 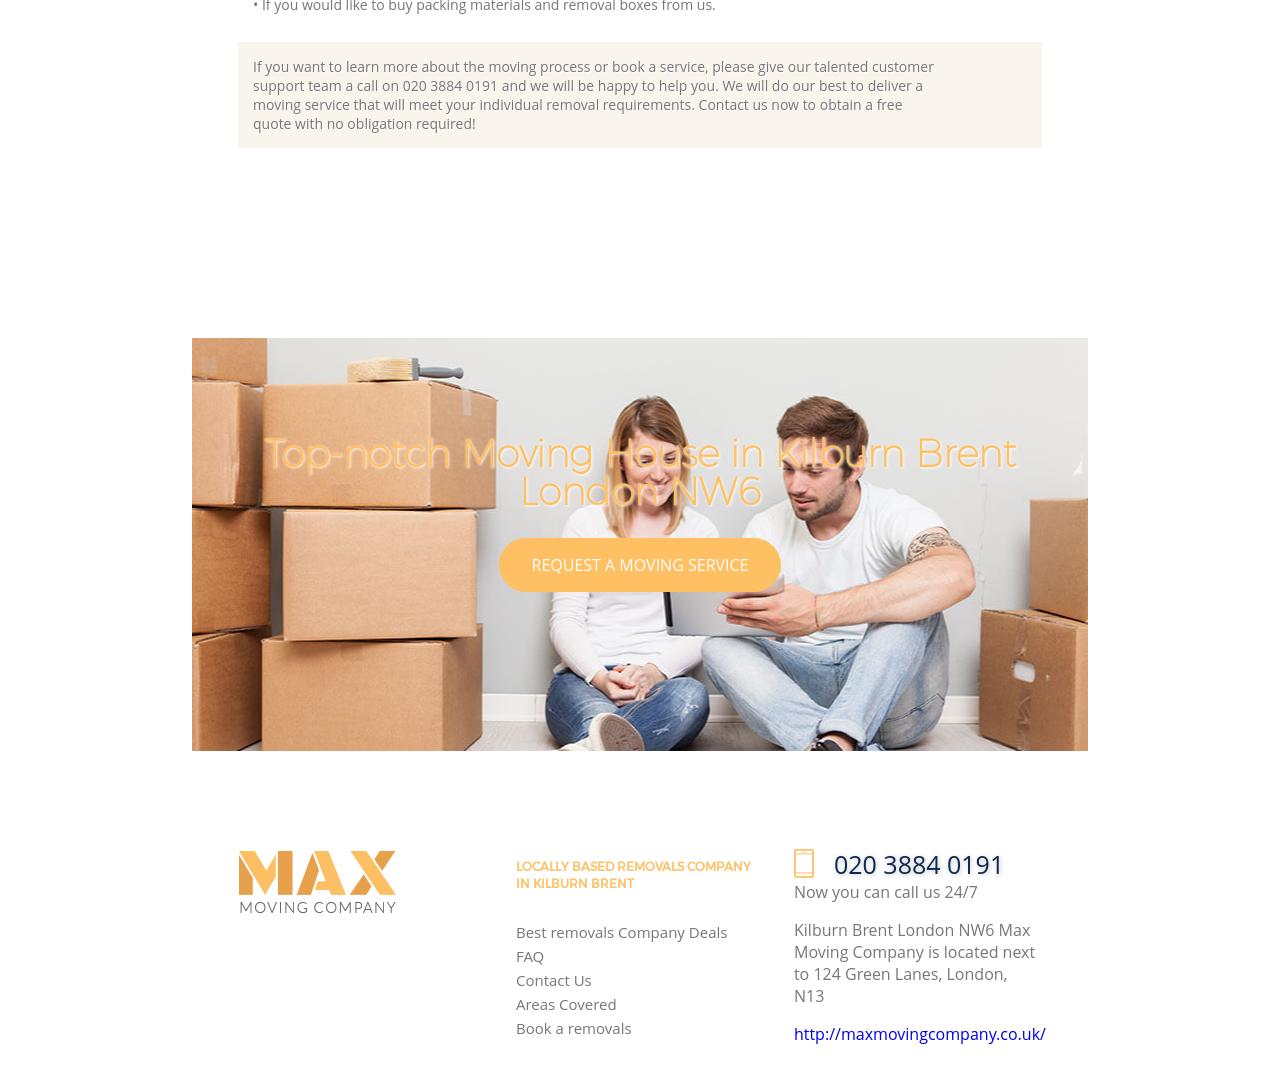 I want to click on 'Best removals Company Deals', so click(x=514, y=931).